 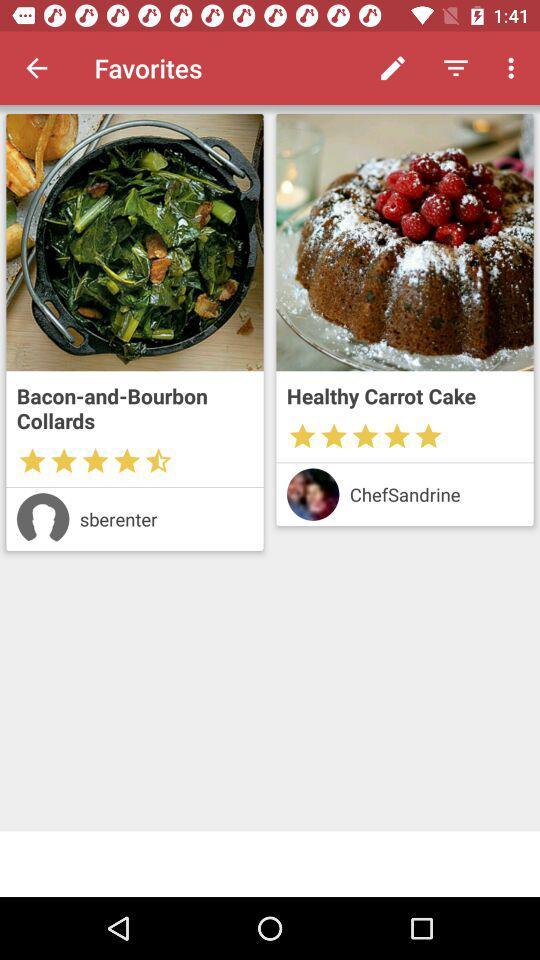 I want to click on open recipe, so click(x=135, y=241).